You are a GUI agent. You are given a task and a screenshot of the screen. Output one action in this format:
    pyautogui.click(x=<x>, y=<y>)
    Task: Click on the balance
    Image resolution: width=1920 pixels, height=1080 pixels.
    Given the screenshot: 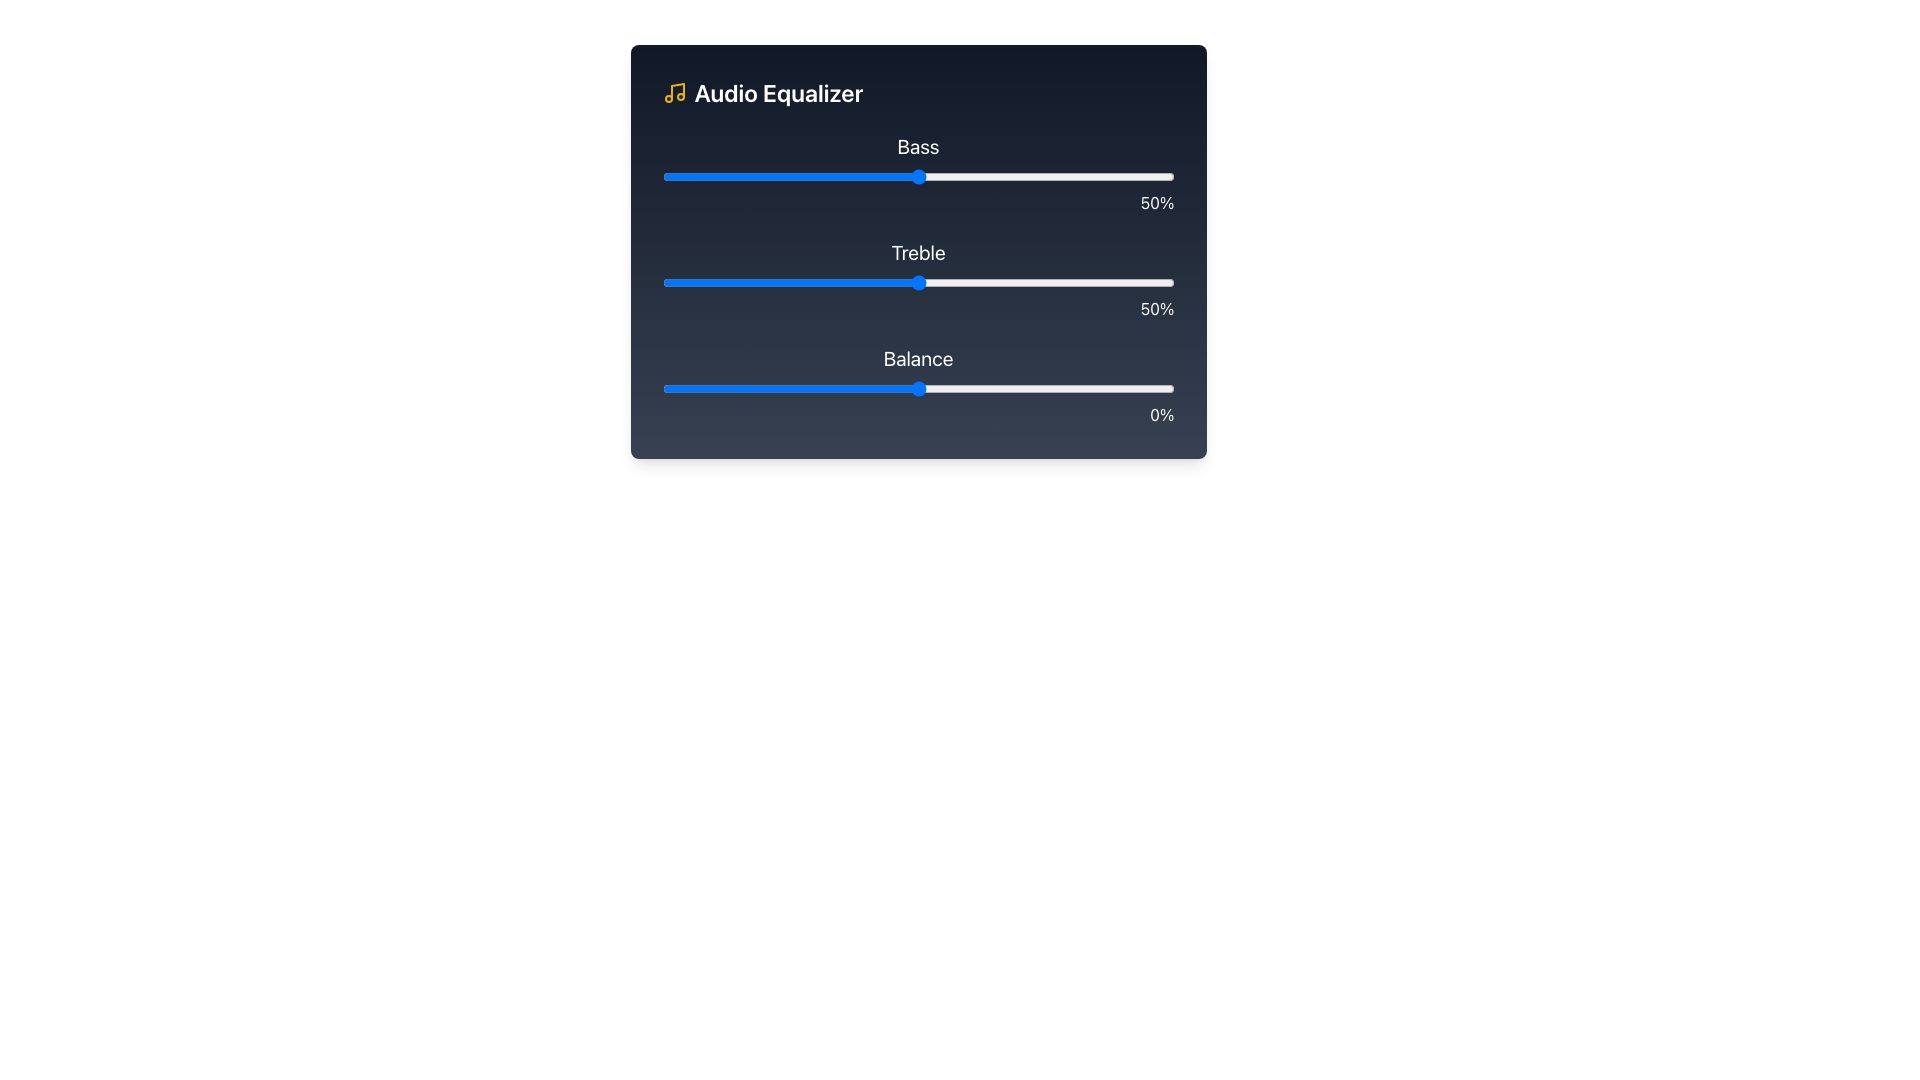 What is the action you would take?
    pyautogui.click(x=794, y=389)
    